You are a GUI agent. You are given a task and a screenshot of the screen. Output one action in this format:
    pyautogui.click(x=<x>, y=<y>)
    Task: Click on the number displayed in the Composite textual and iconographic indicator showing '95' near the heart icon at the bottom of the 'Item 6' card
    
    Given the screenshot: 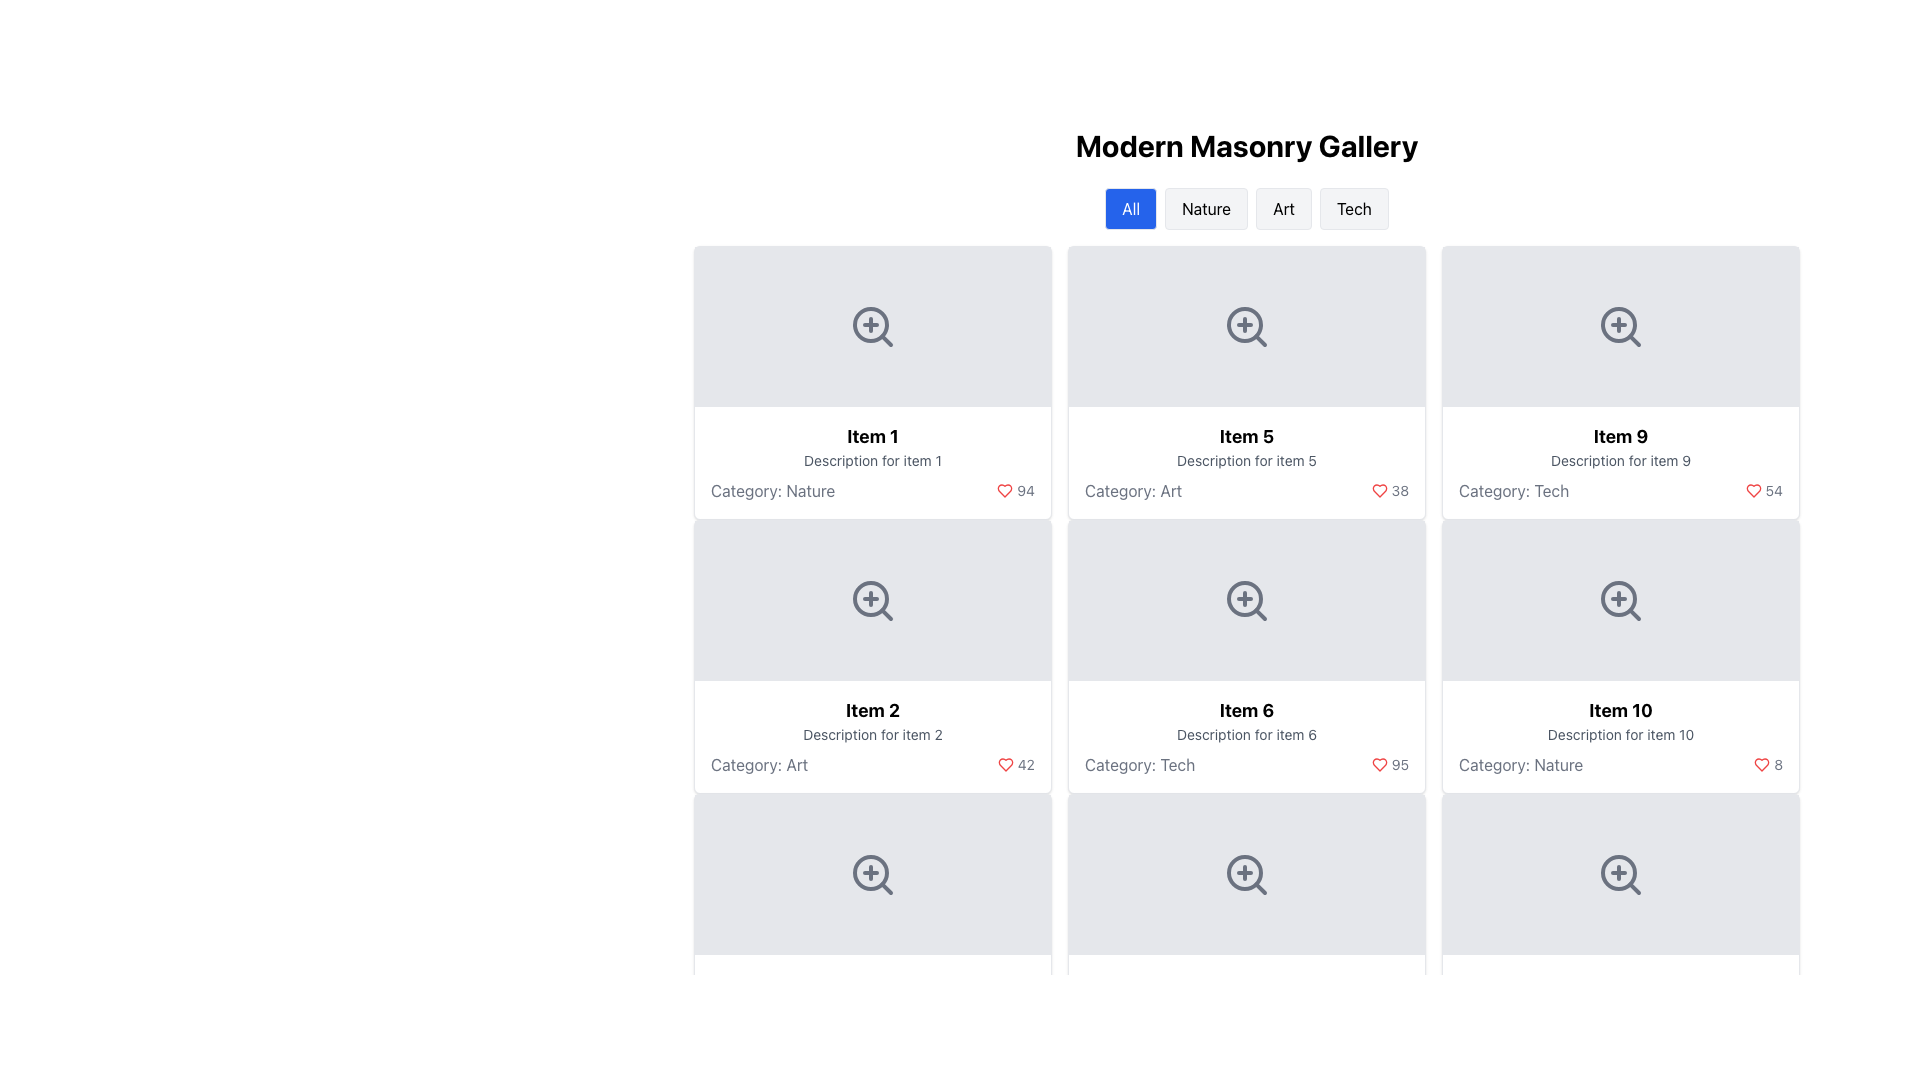 What is the action you would take?
    pyautogui.click(x=1246, y=764)
    